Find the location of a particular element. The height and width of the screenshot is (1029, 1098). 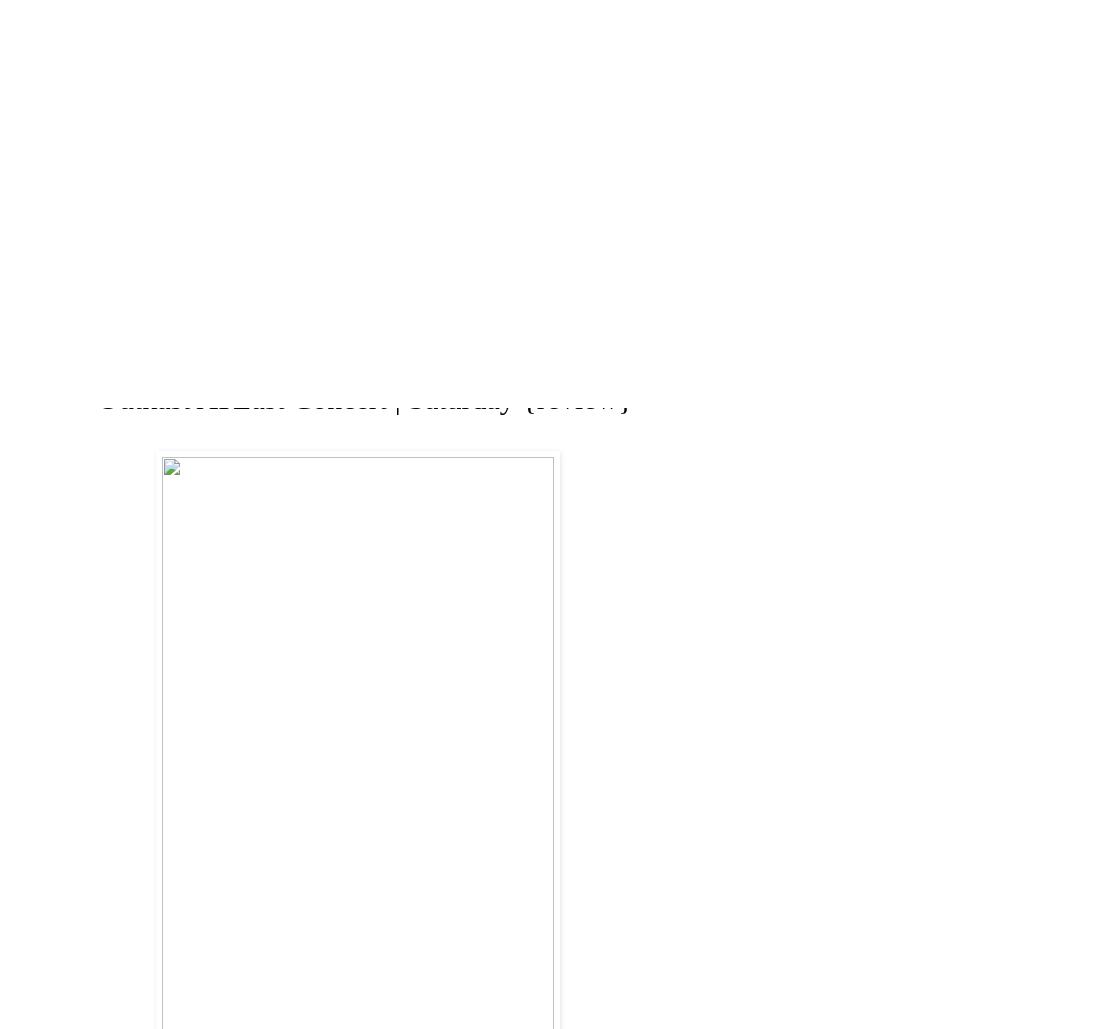

'BLOG' is located at coordinates (241, 280).